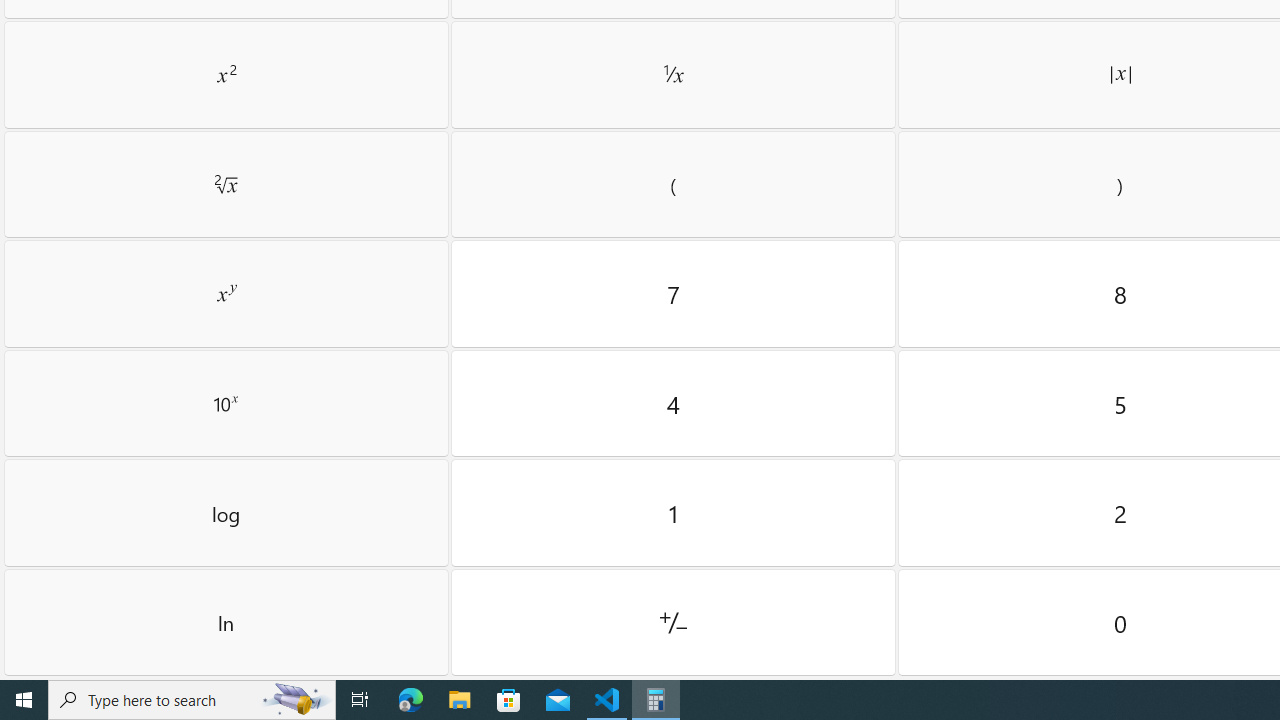 Image resolution: width=1280 pixels, height=720 pixels. I want to click on 'Natural log', so click(226, 621).